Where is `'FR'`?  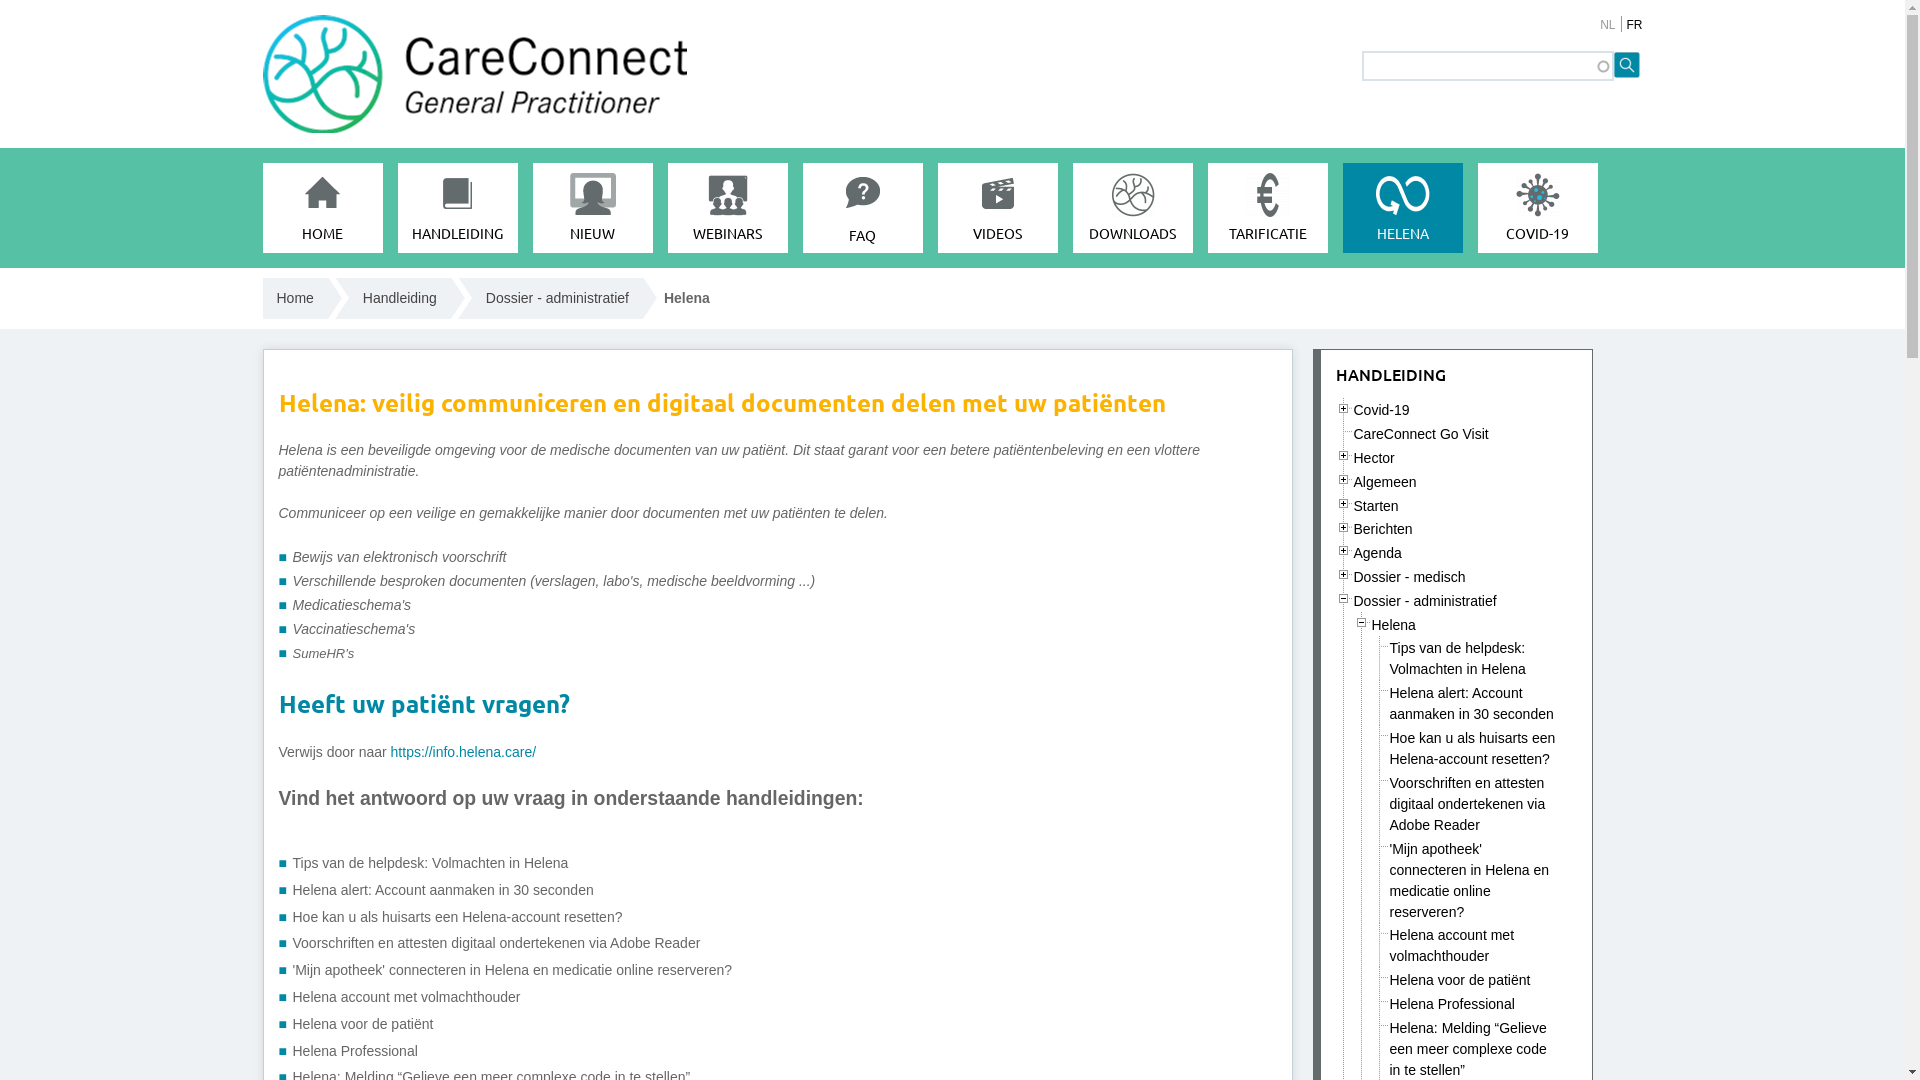 'FR' is located at coordinates (1626, 24).